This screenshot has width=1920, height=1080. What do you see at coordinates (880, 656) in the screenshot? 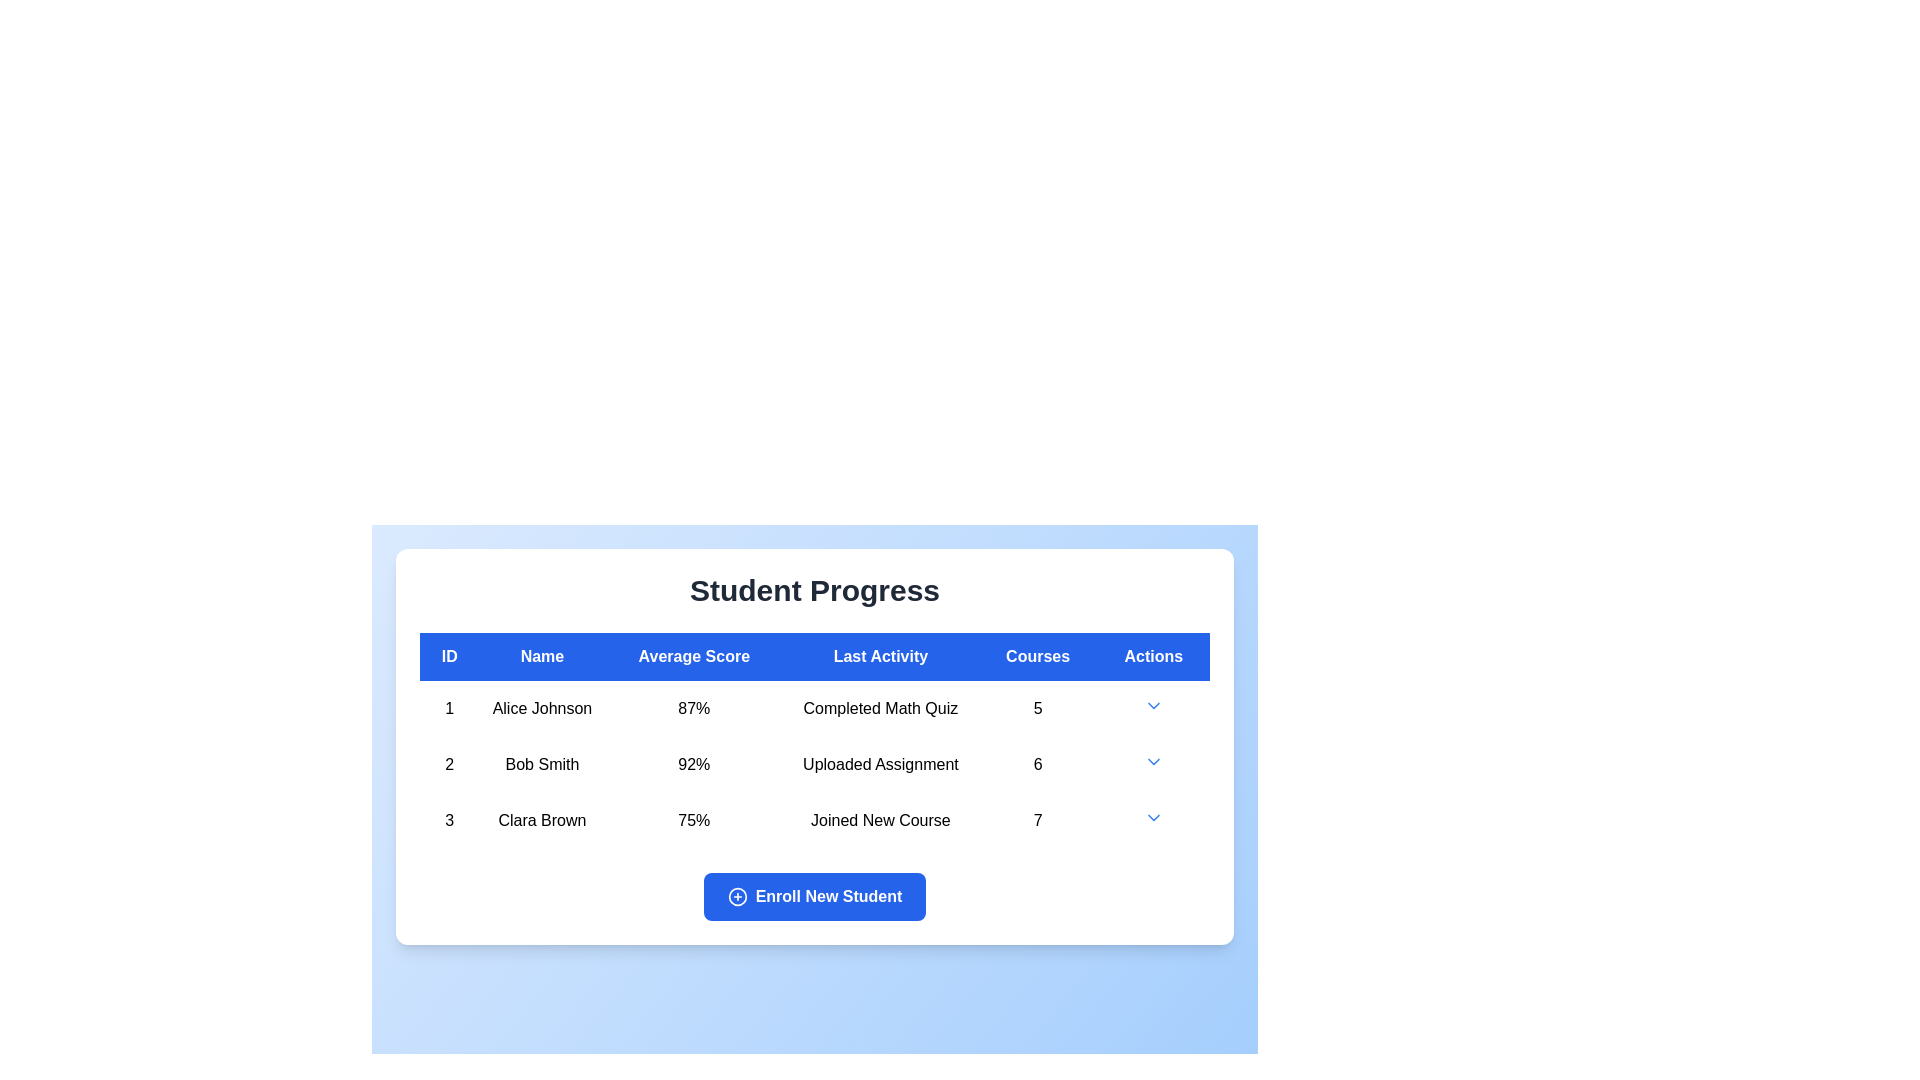
I see `the header label for the column that is the fourth item from the left in the data table, positioned between 'Average Score' and 'Courses'` at bounding box center [880, 656].